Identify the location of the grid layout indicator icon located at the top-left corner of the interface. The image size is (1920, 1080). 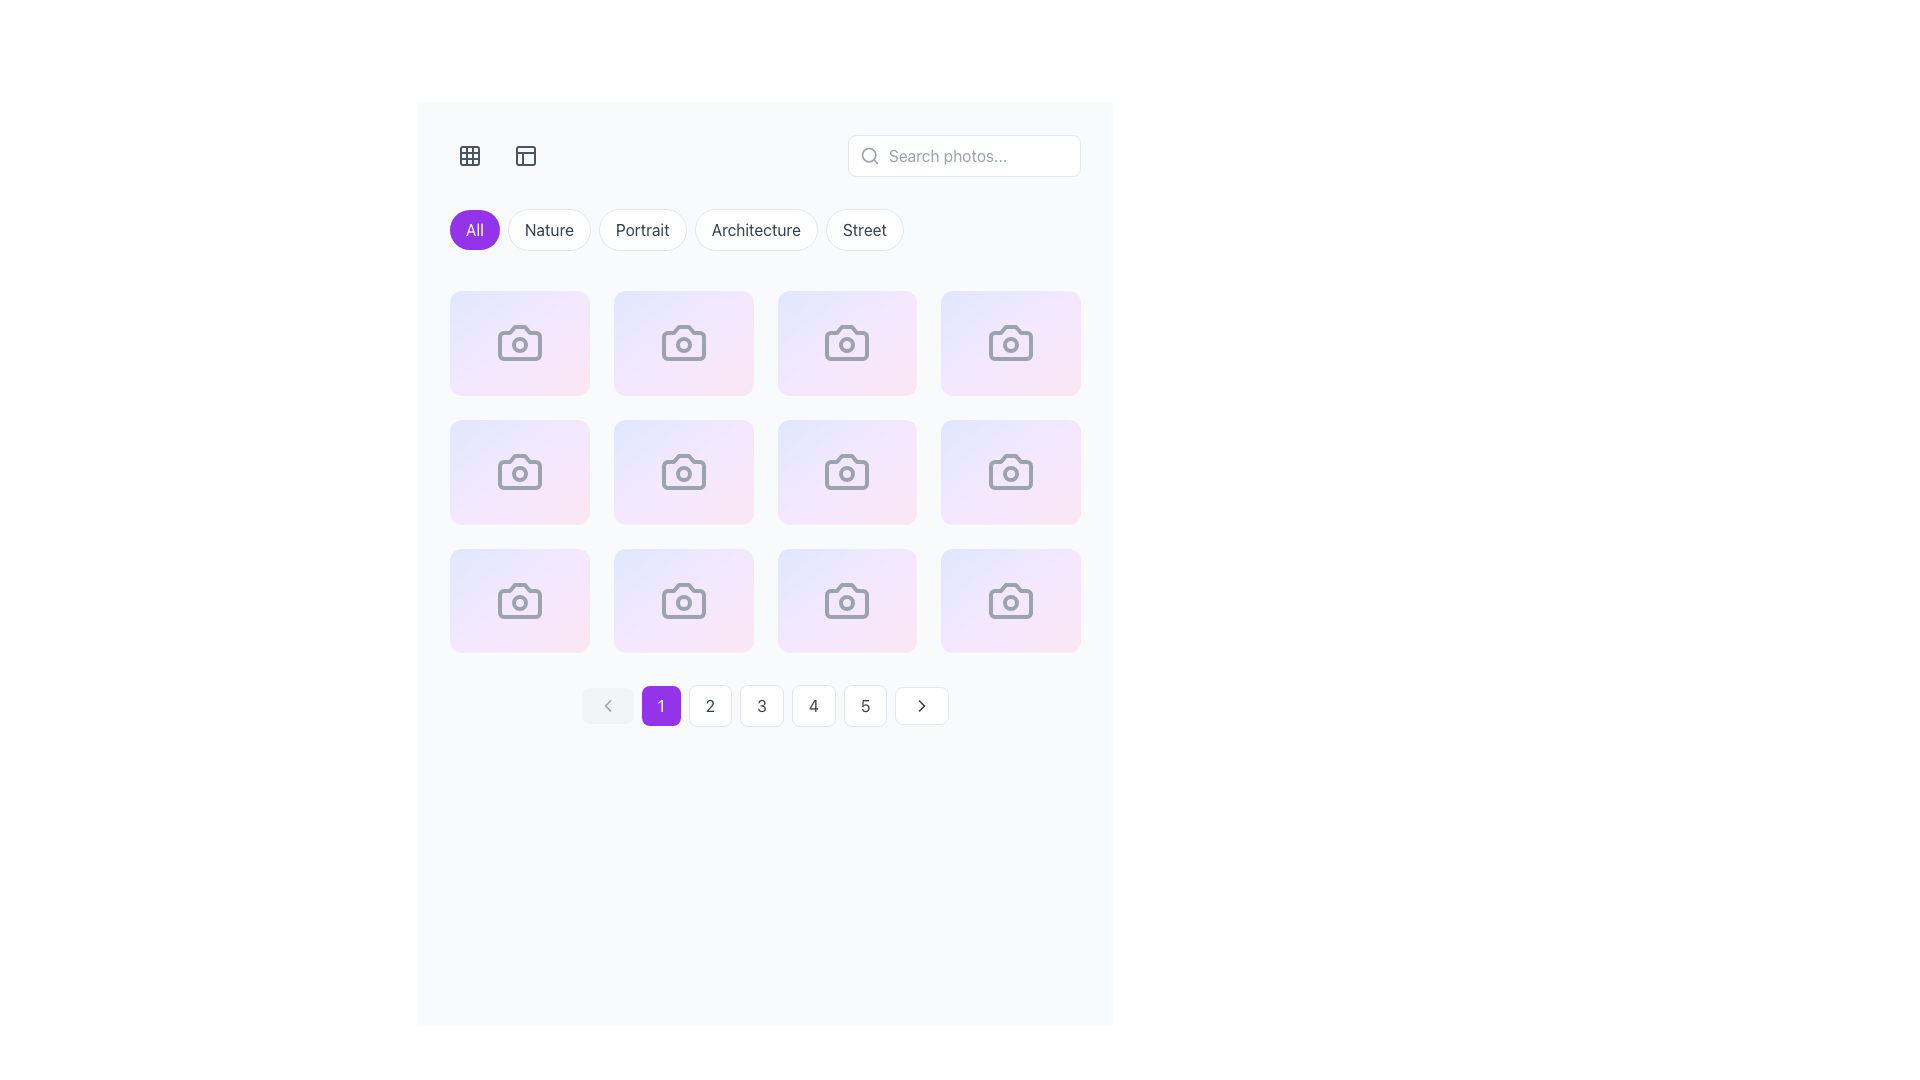
(526, 154).